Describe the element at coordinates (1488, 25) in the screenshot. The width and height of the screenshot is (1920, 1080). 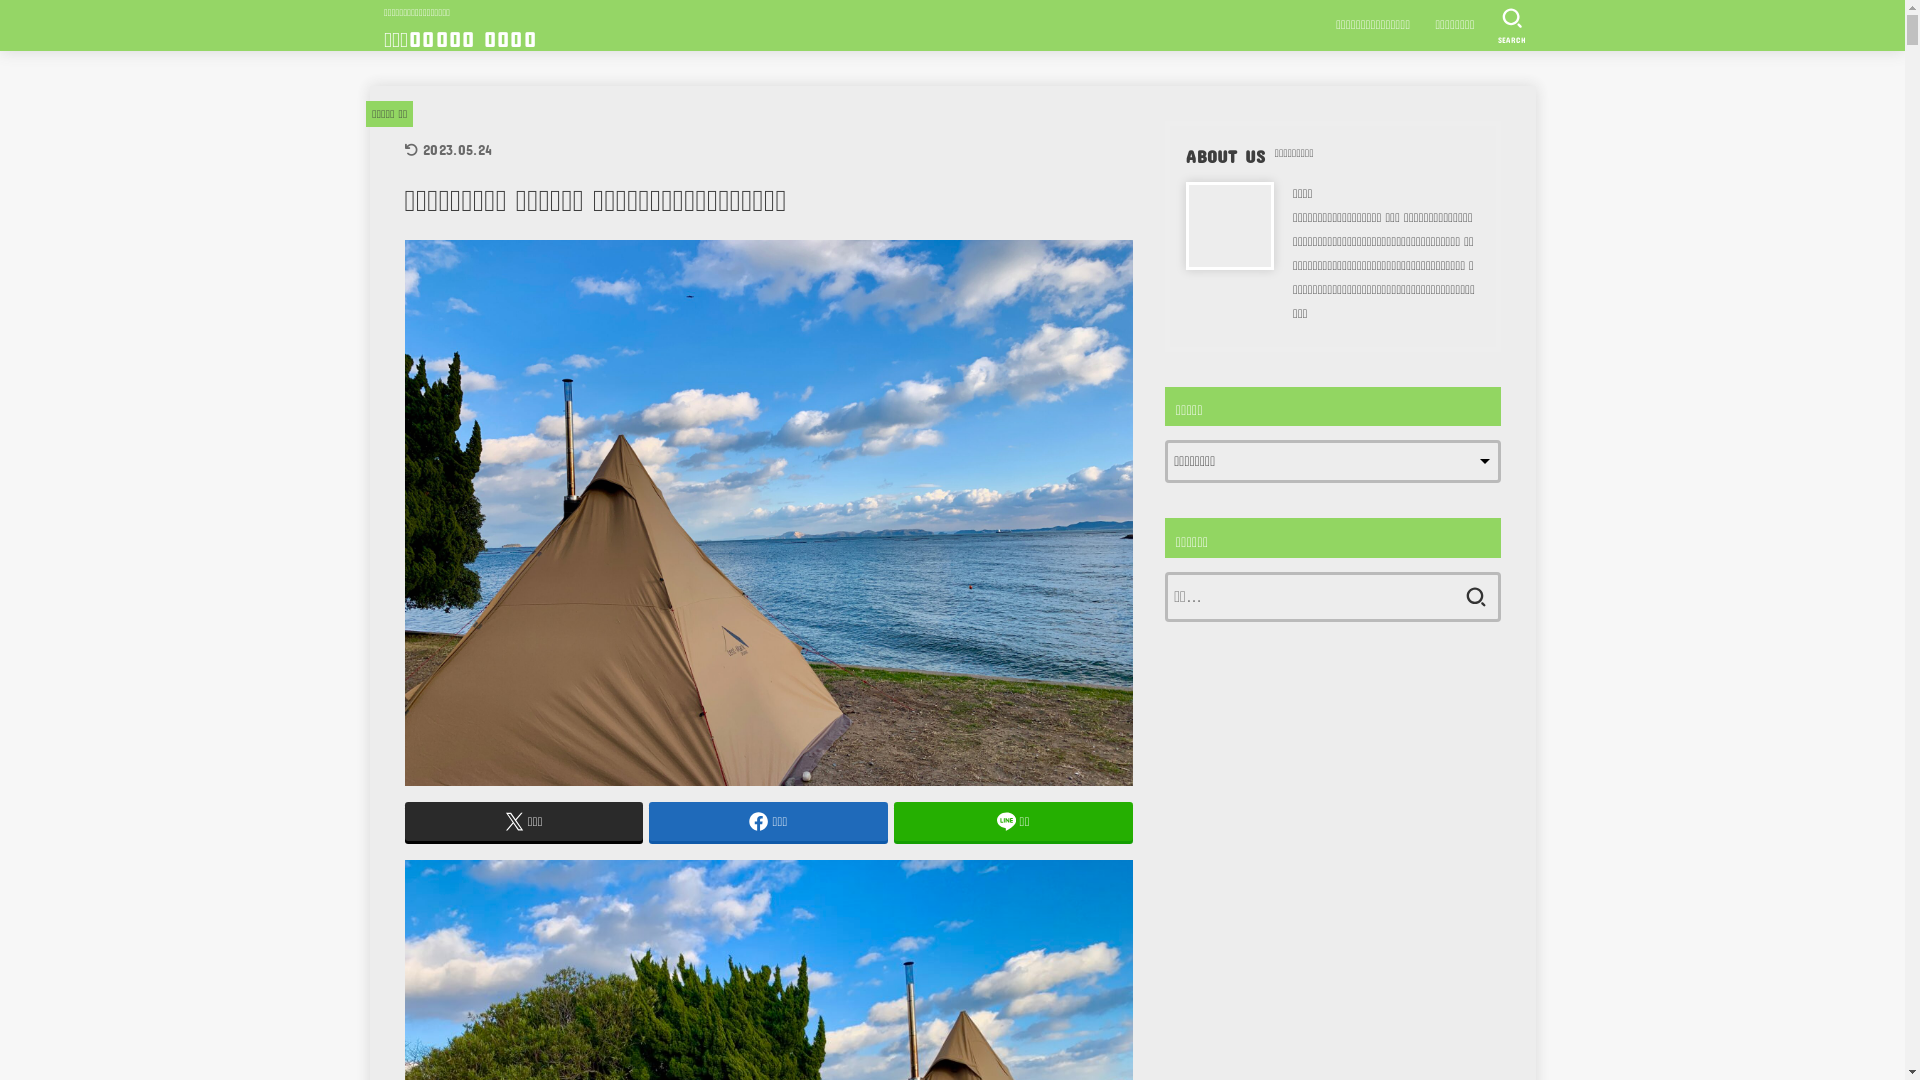
I see `'SEARCH'` at that location.